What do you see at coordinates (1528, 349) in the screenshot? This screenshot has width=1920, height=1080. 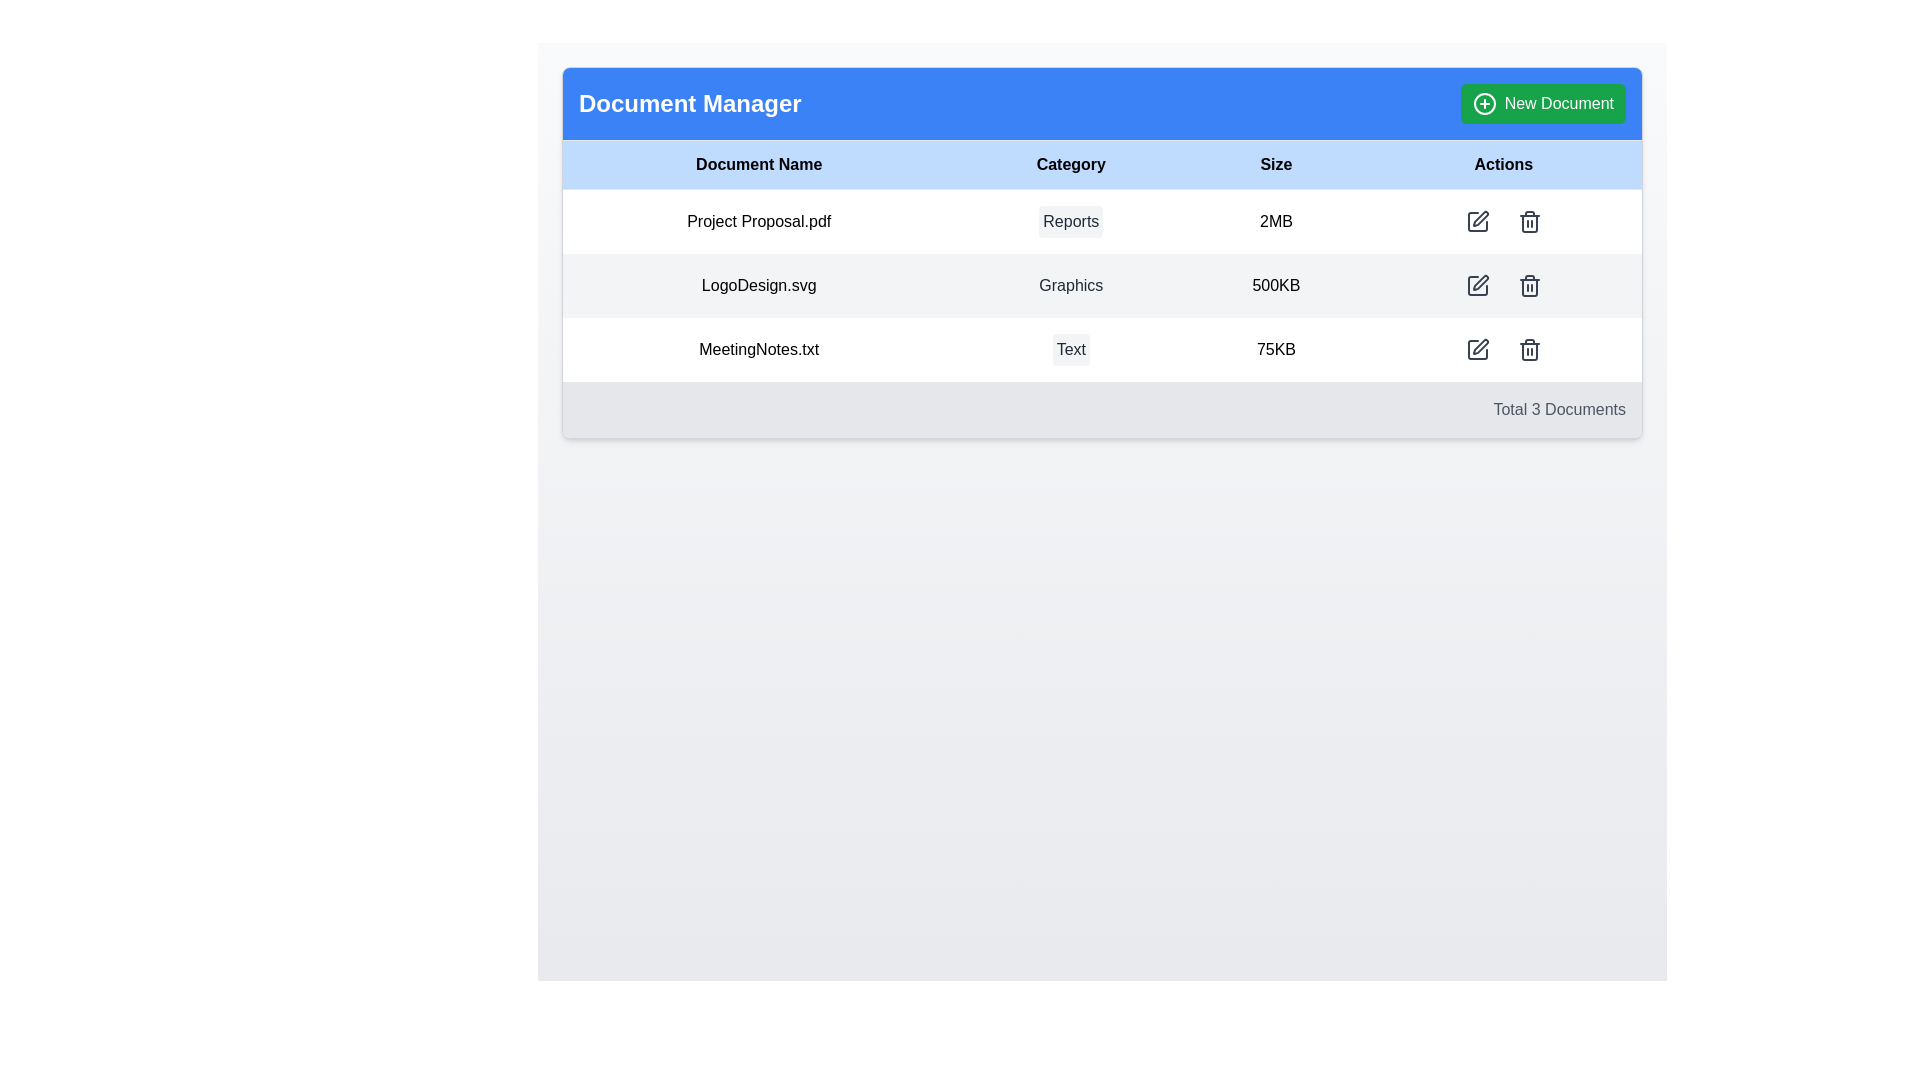 I see `the second button in the action buttons group located in the bottom row of the document table under the 'Actions' column` at bounding box center [1528, 349].